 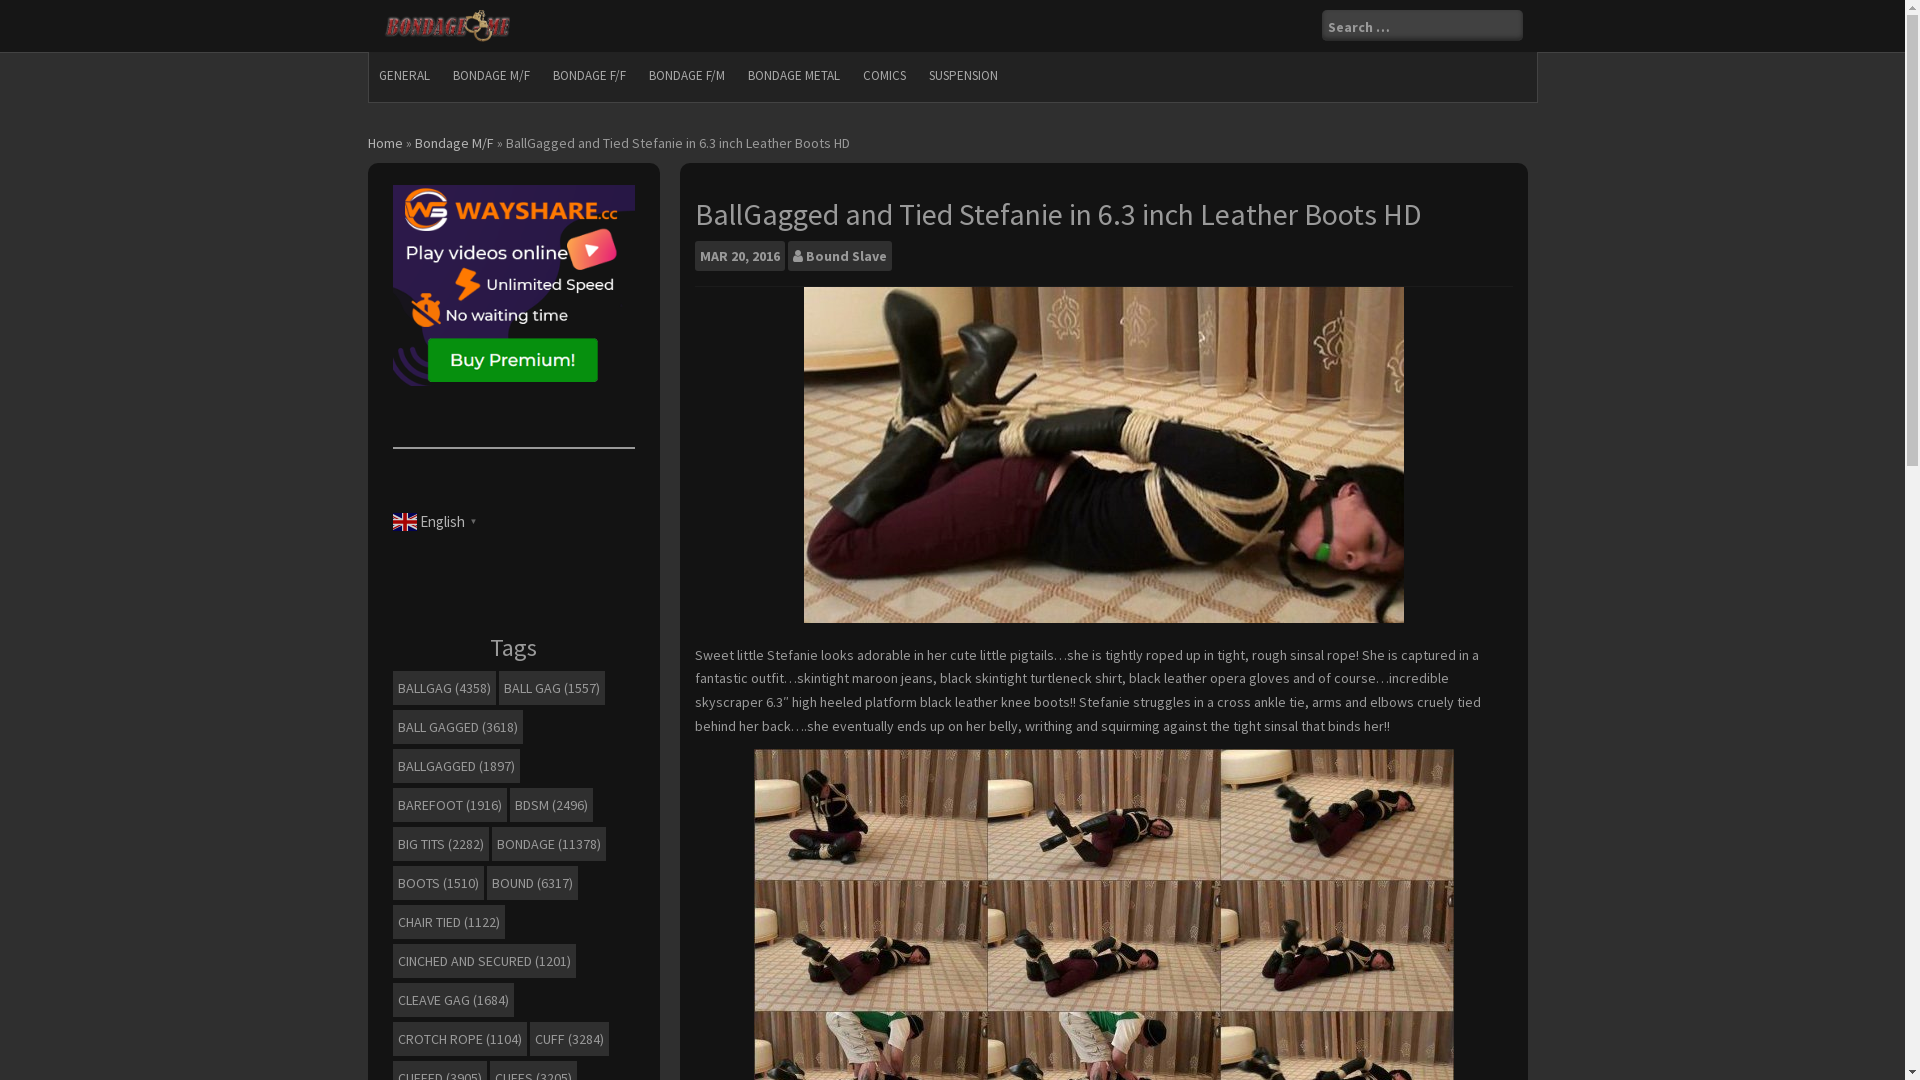 I want to click on 'Bound Slave', so click(x=846, y=254).